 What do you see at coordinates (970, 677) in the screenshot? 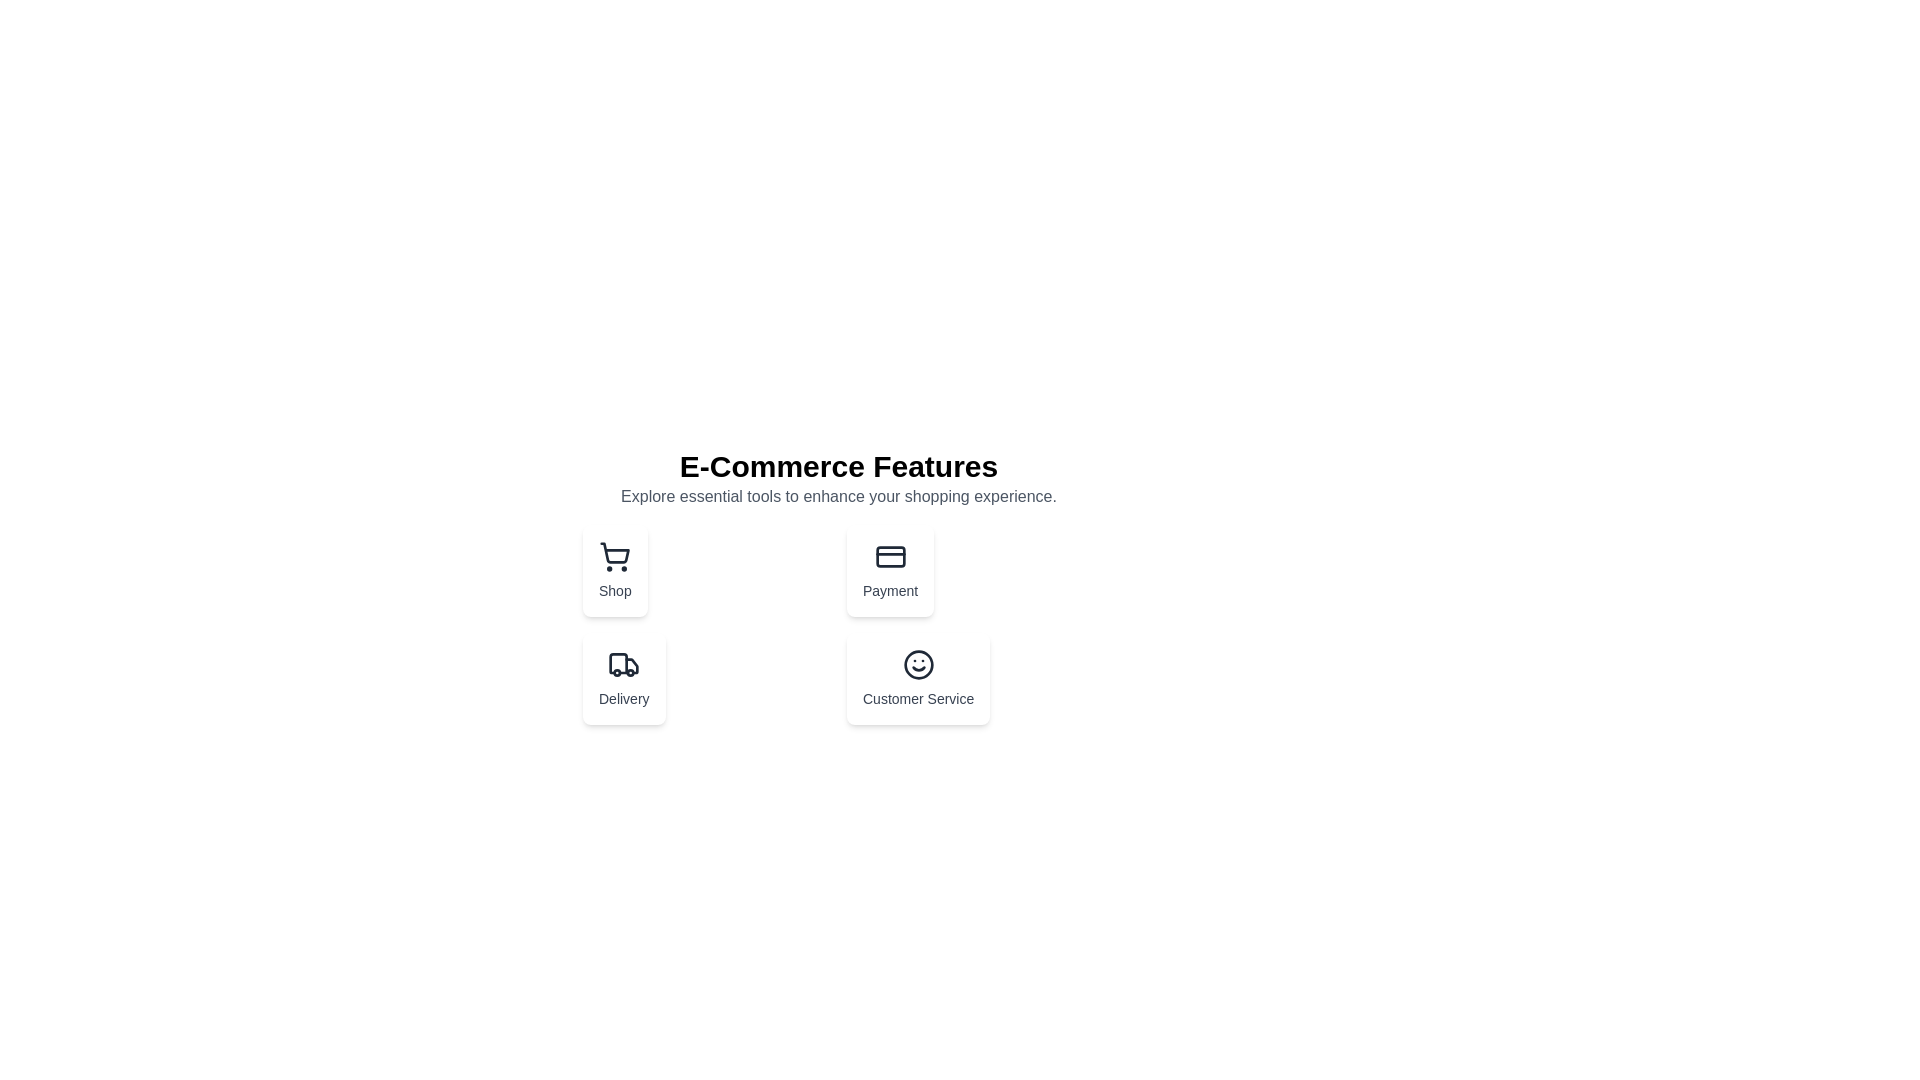
I see `the interactive card component located in the bottom-right corner of the grid` at bounding box center [970, 677].